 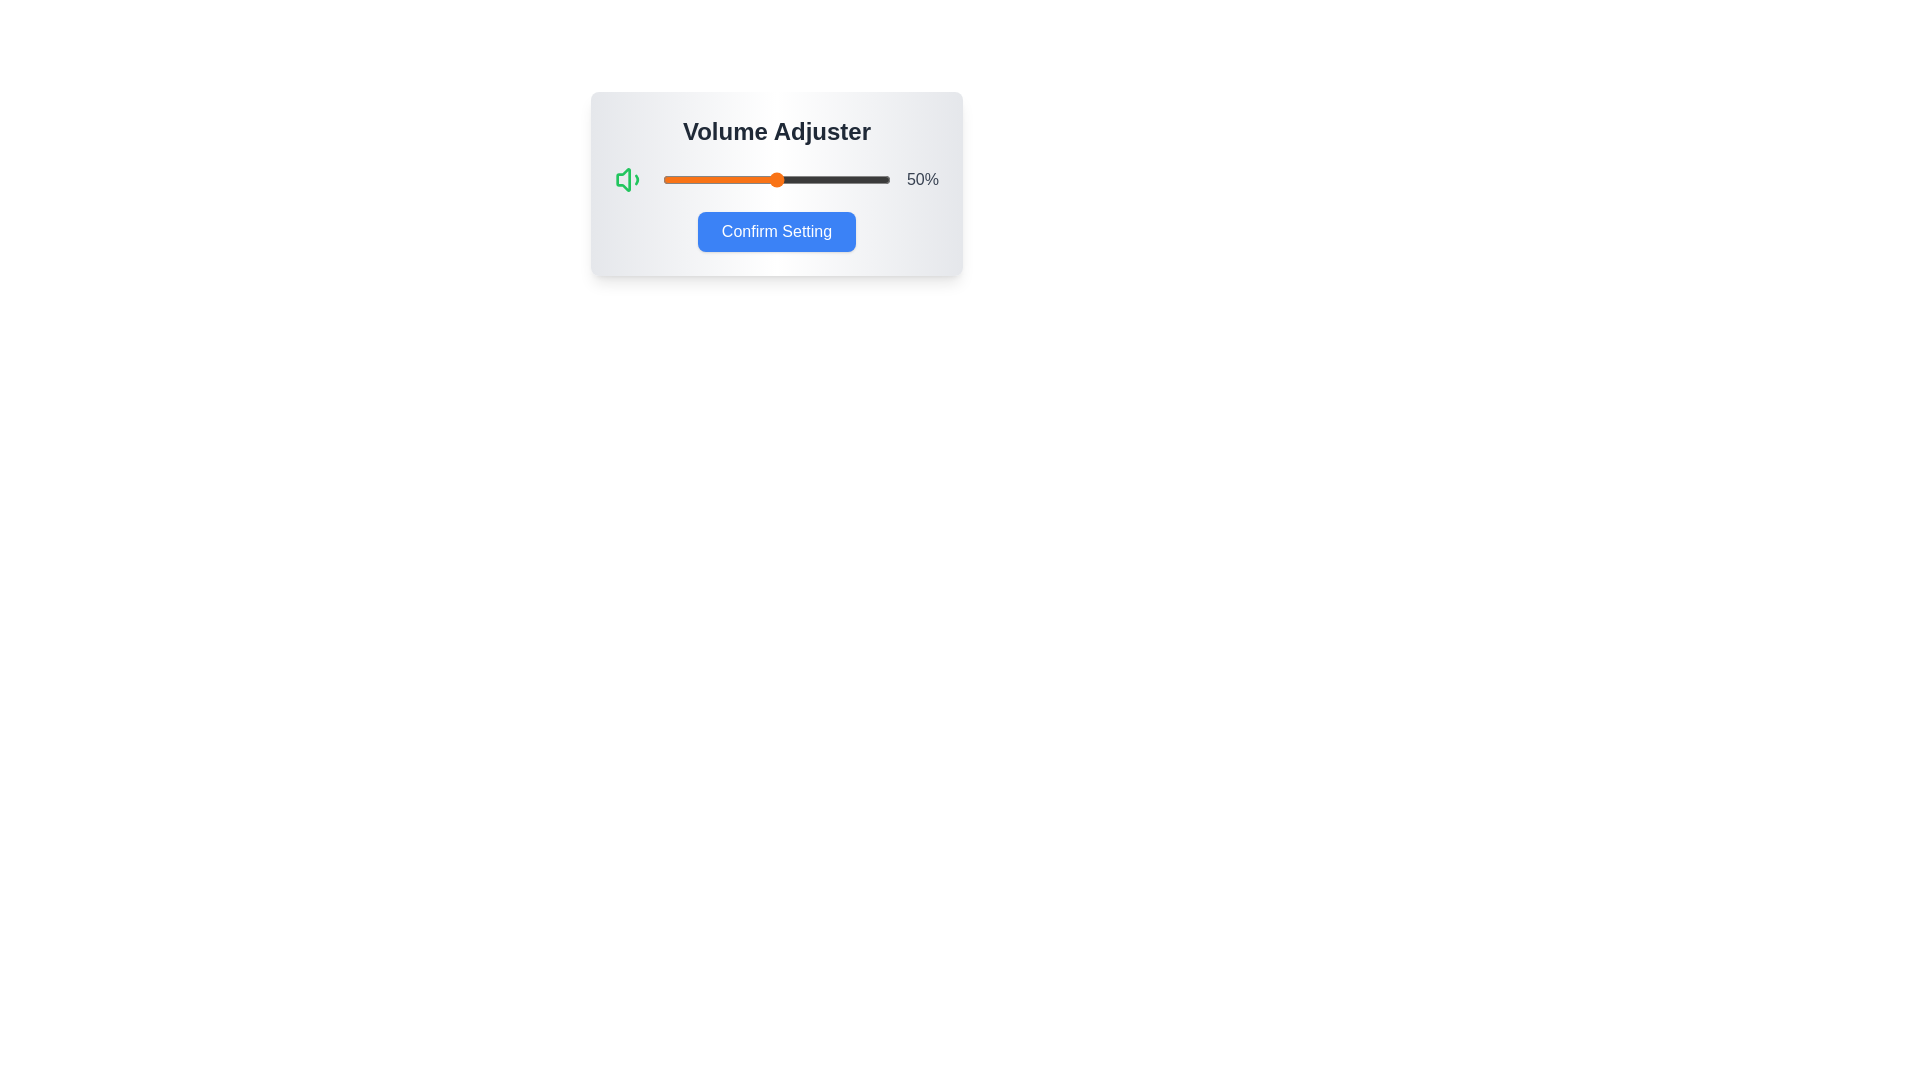 What do you see at coordinates (921, 180) in the screenshot?
I see `the displayed volume percentage text` at bounding box center [921, 180].